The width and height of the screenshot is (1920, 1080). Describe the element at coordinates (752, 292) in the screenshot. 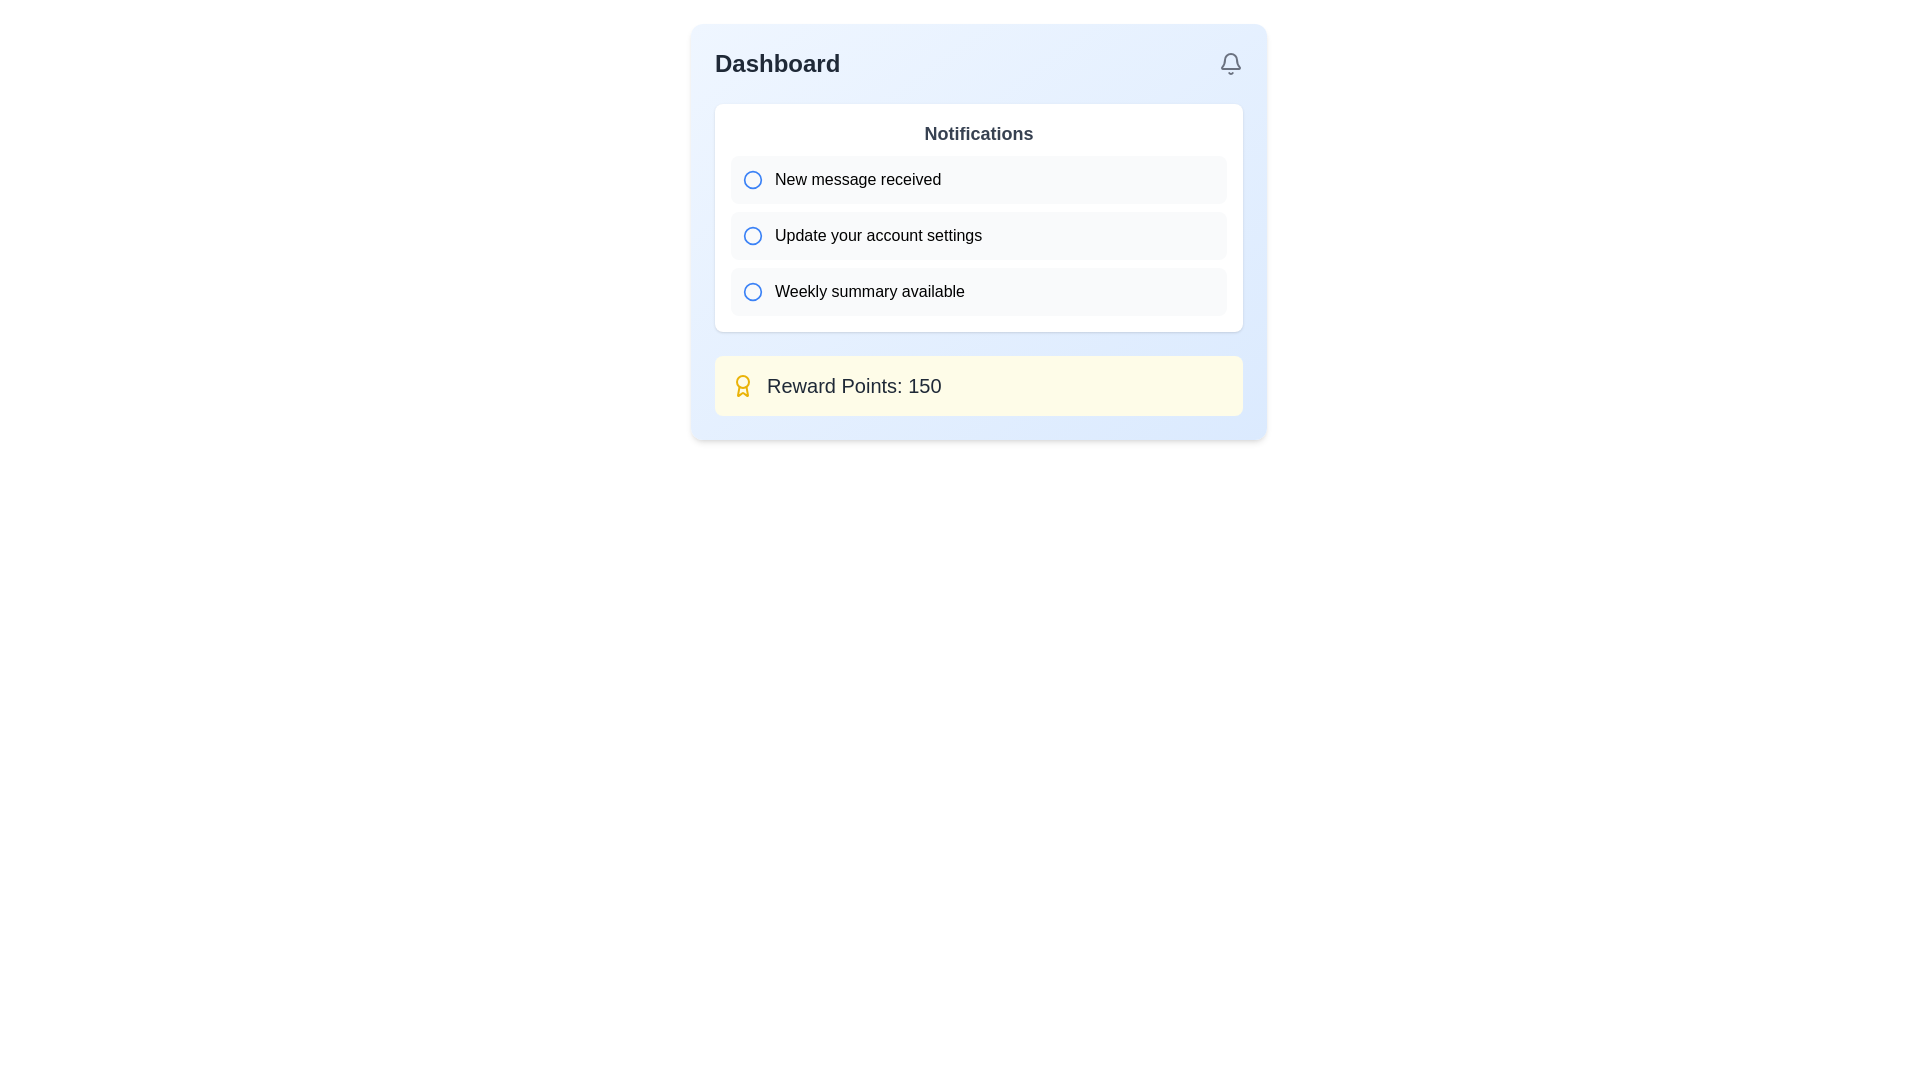

I see `the graphic icon indicating the status of the 'Weekly summary available' notification, which is positioned adjacent to the corresponding text in the Notification section` at that location.